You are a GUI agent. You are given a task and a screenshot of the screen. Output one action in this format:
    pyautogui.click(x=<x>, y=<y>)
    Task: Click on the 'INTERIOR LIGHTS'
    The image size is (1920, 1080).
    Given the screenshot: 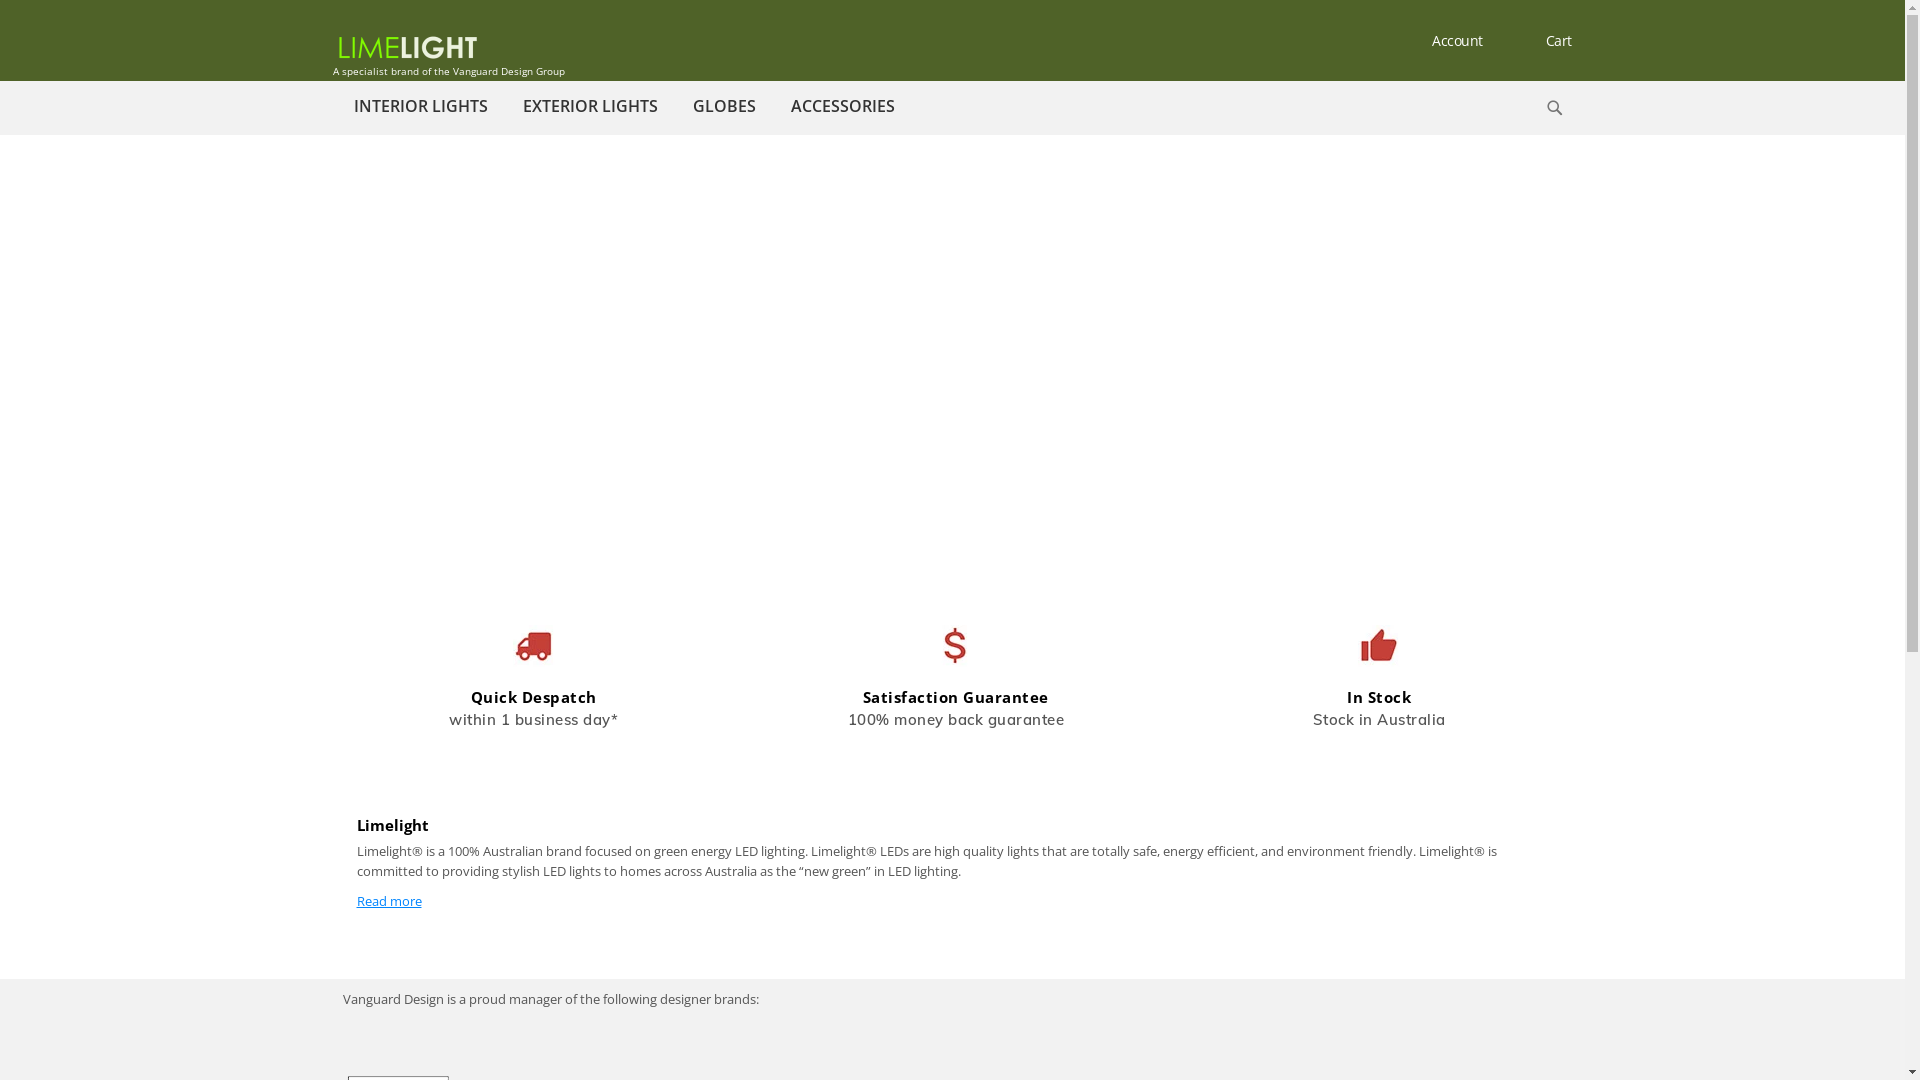 What is the action you would take?
    pyautogui.click(x=419, y=105)
    